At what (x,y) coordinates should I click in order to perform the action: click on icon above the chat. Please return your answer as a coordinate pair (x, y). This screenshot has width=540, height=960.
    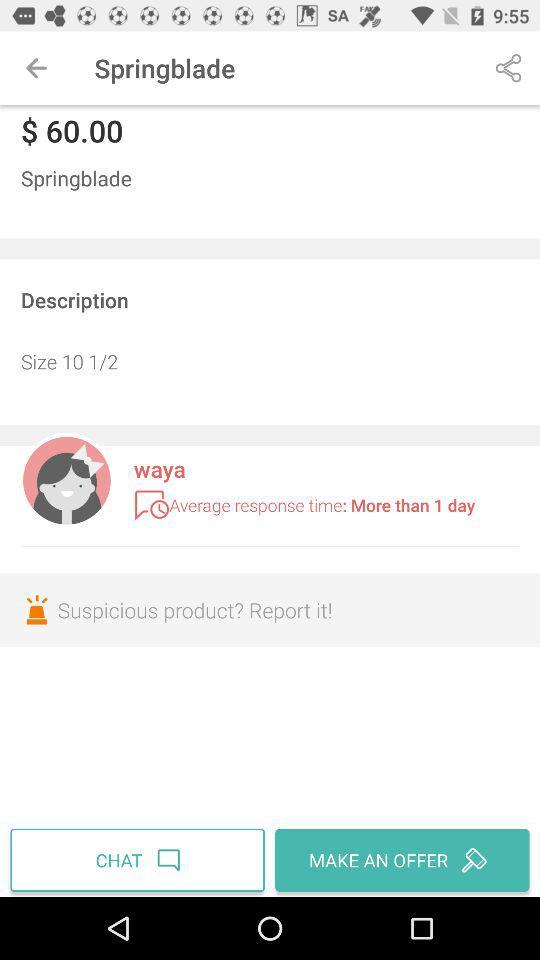
    Looking at the image, I should click on (270, 609).